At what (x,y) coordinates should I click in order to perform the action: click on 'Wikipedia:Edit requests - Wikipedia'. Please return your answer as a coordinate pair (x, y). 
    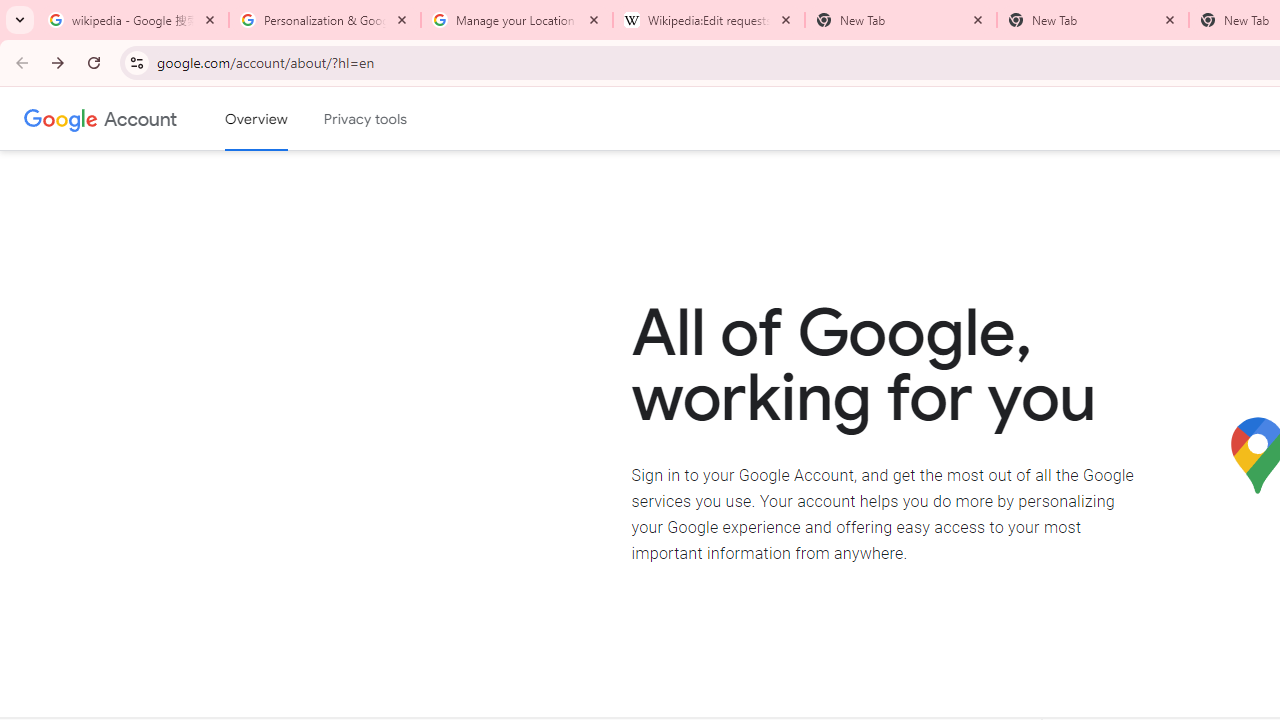
    Looking at the image, I should click on (709, 20).